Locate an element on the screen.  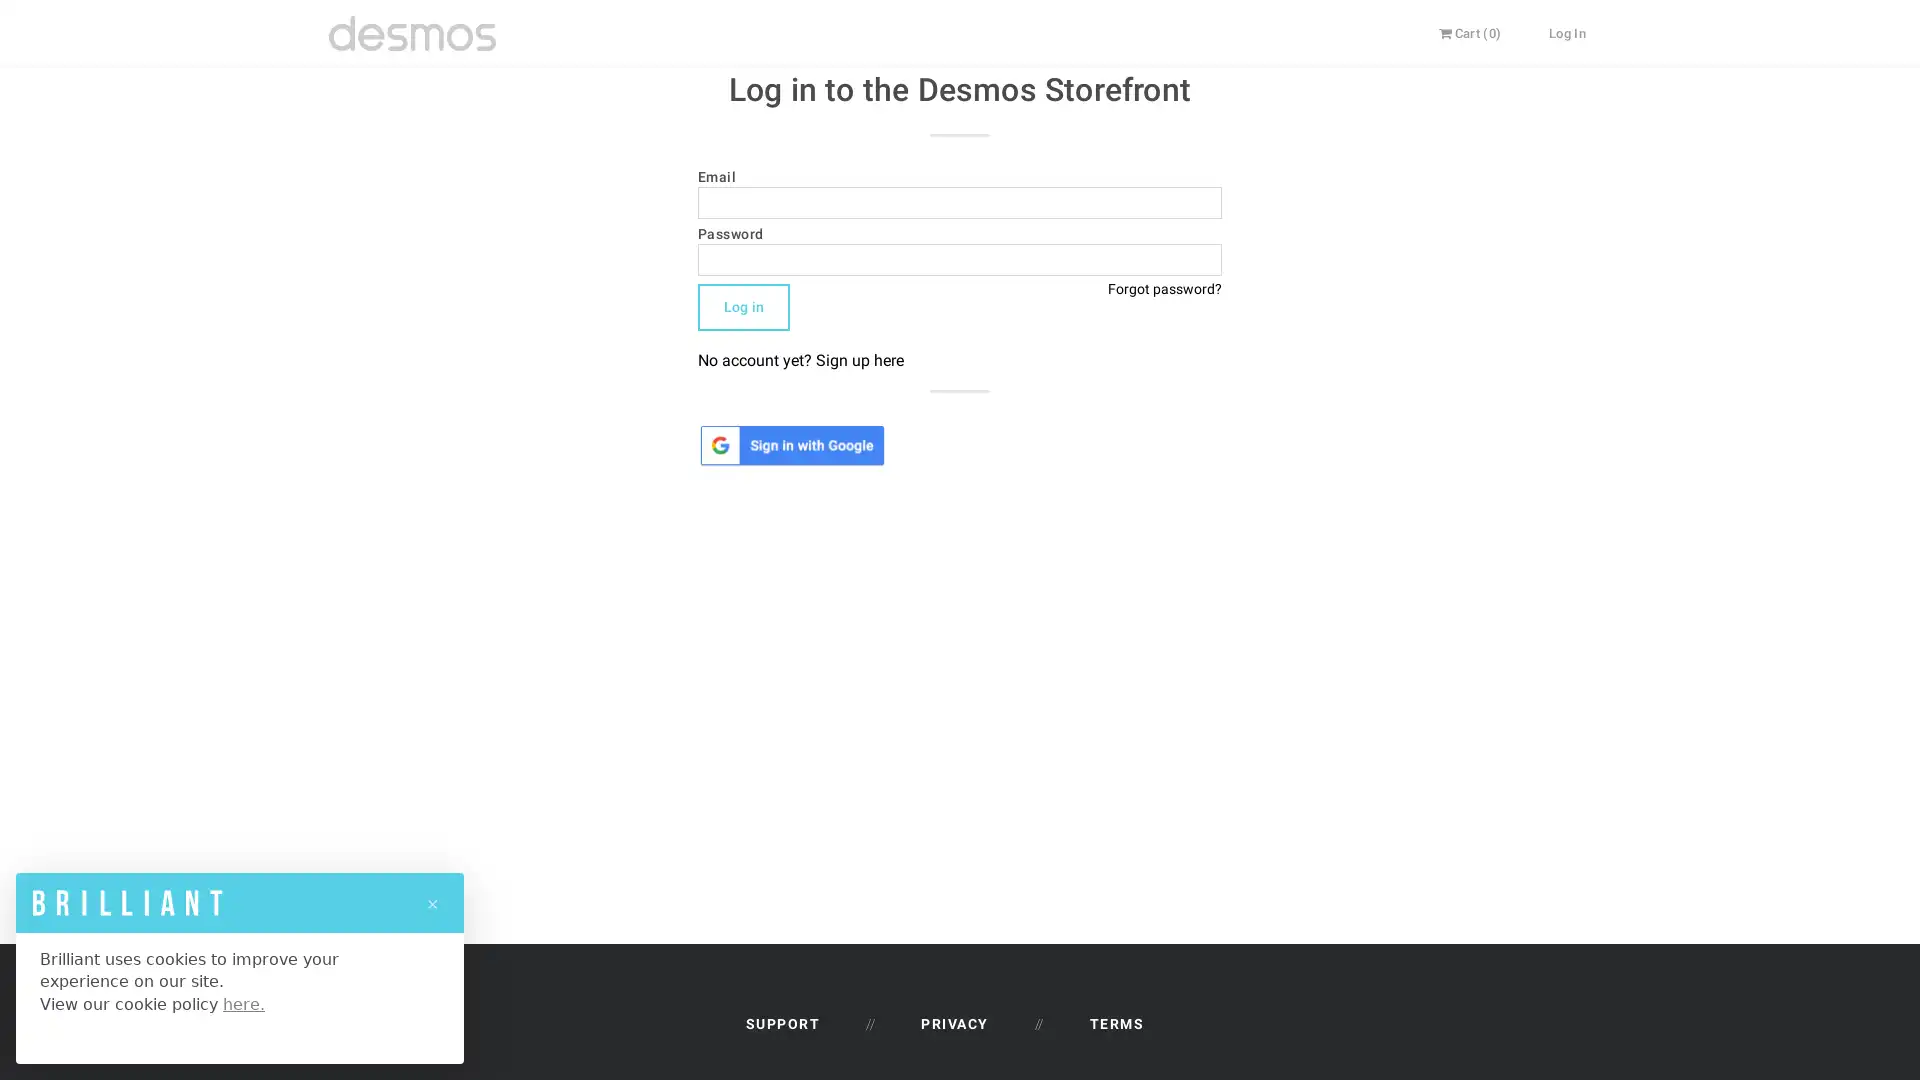
Log in is located at coordinates (742, 307).